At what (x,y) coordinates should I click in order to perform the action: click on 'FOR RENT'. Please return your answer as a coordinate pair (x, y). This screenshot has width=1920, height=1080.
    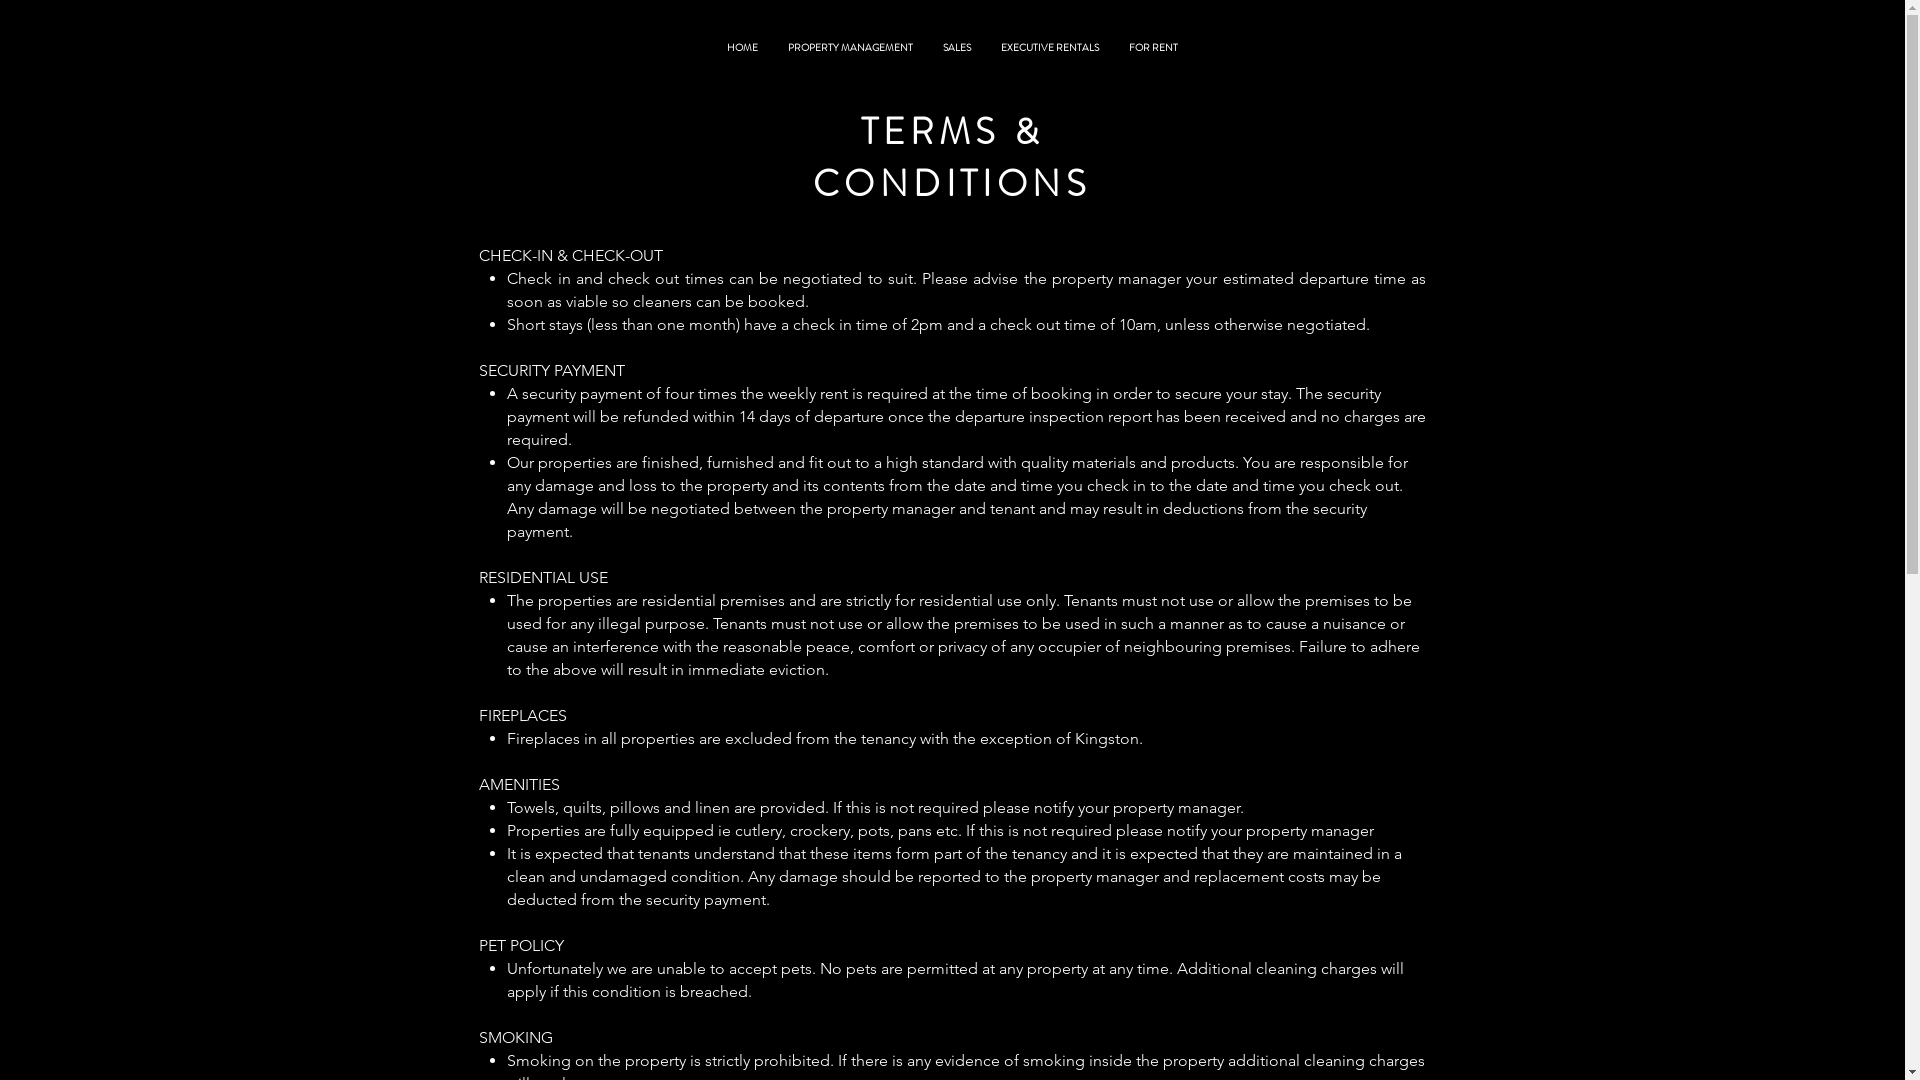
    Looking at the image, I should click on (1153, 46).